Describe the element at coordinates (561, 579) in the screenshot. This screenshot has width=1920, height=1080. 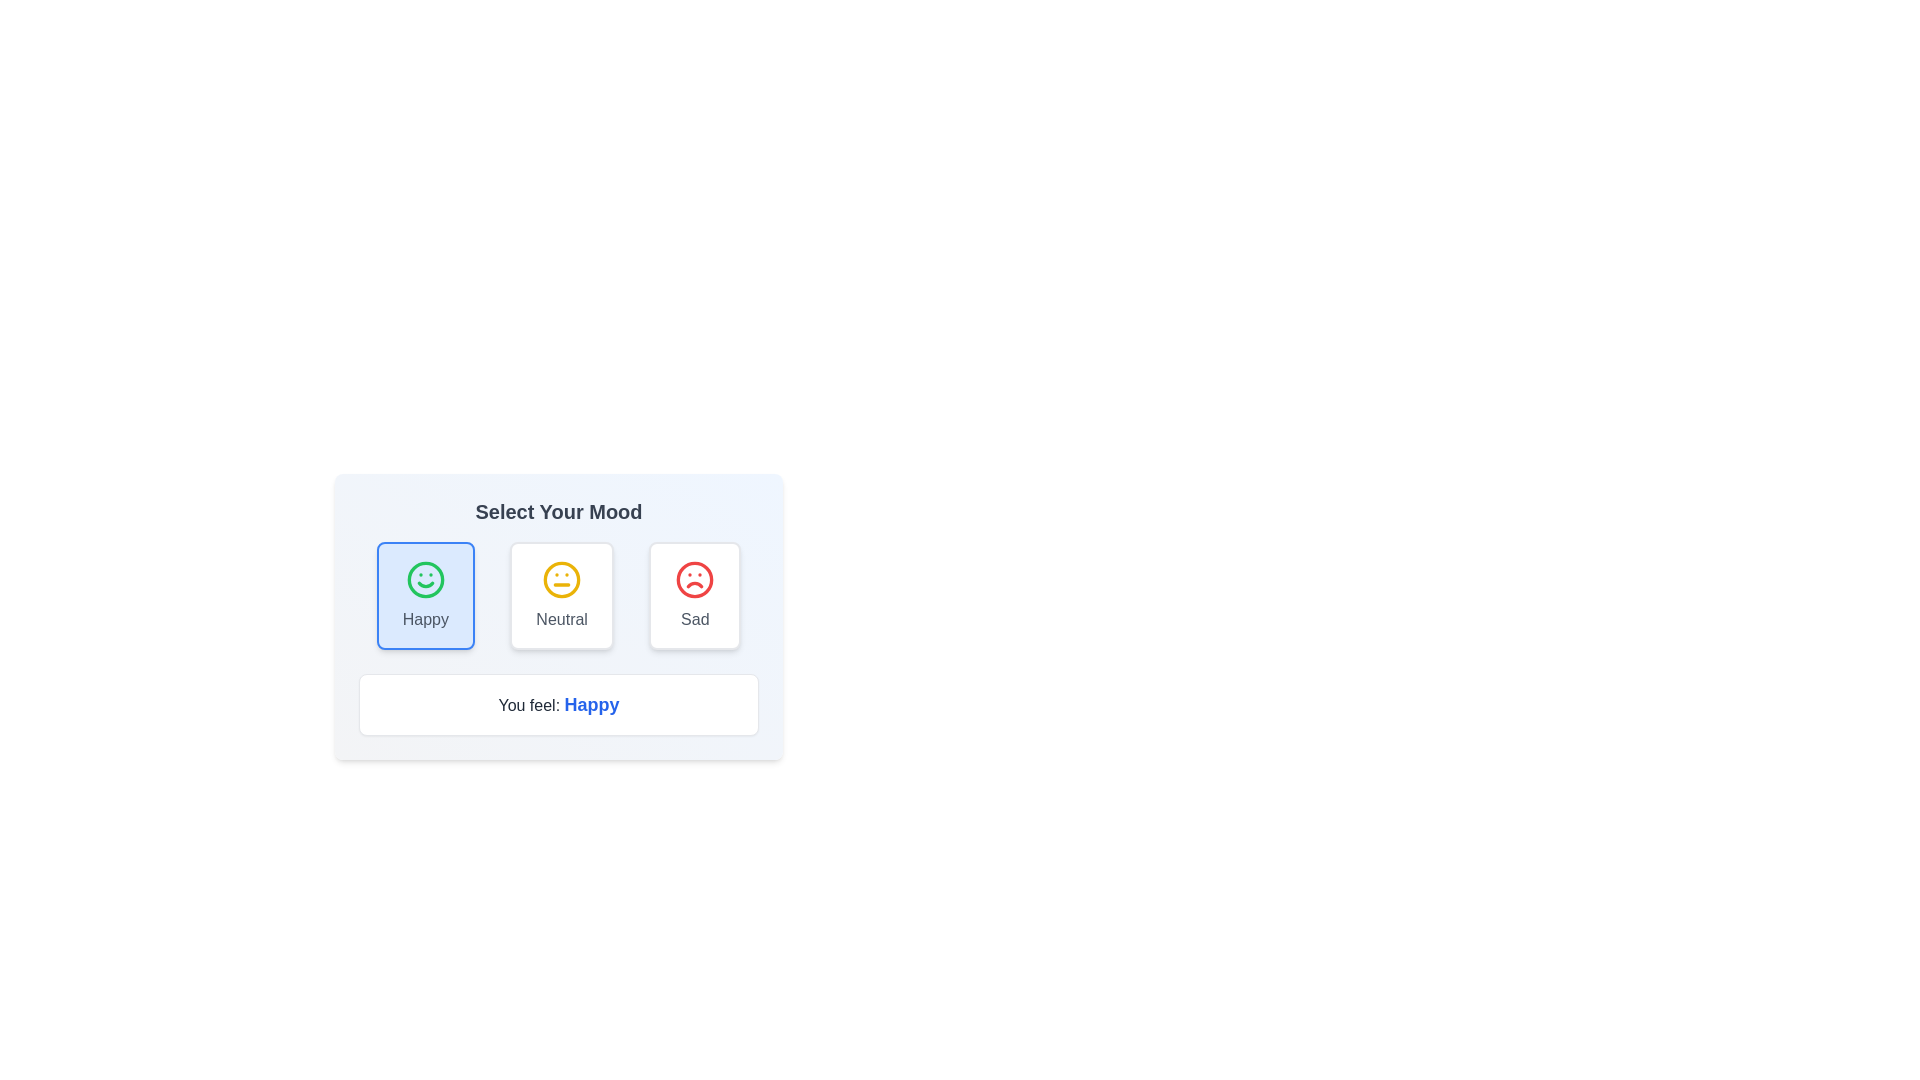
I see `the circular element with a yellow outline, which is the outer boundary of the neutral face emoji located at the center of the 'Neutral' mood selection button` at that location.